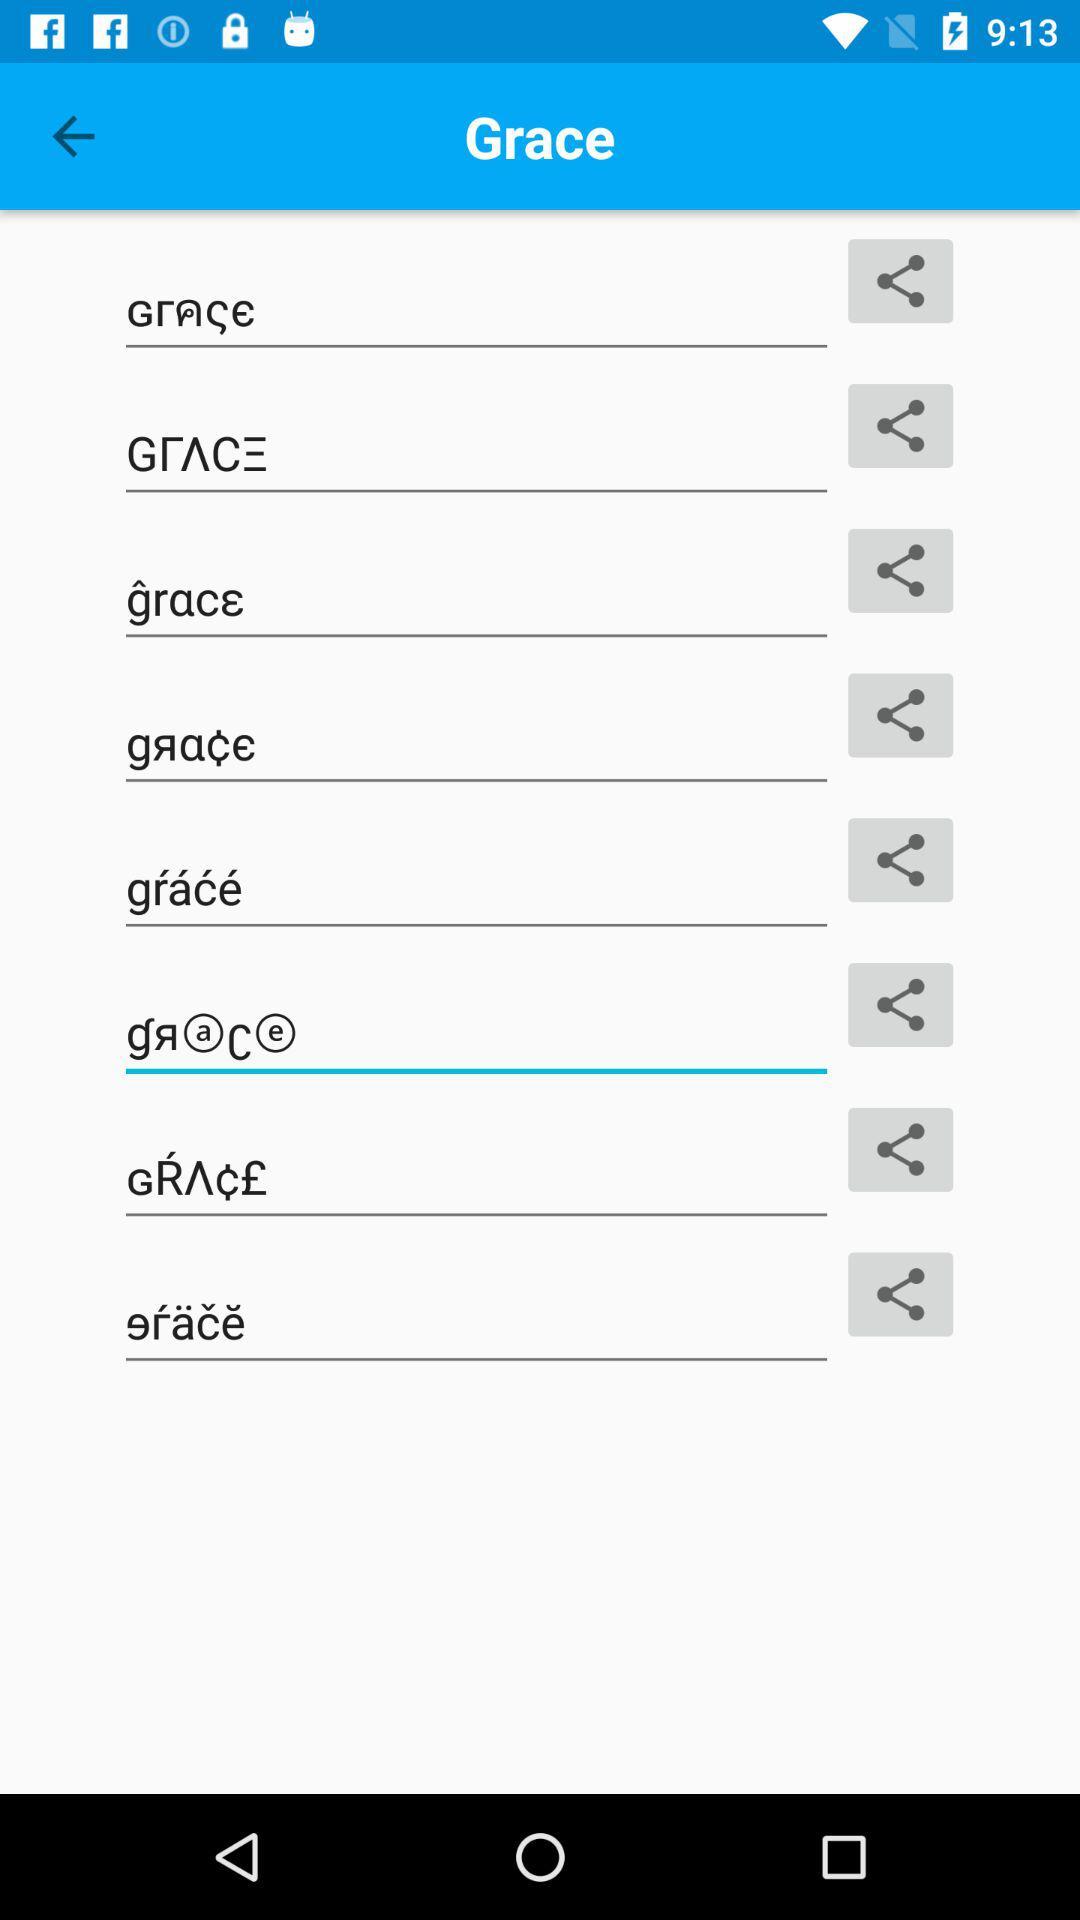 The width and height of the screenshot is (1080, 1920). What do you see at coordinates (477, 307) in the screenshot?
I see `the button which is below the grace and left side of the share button` at bounding box center [477, 307].